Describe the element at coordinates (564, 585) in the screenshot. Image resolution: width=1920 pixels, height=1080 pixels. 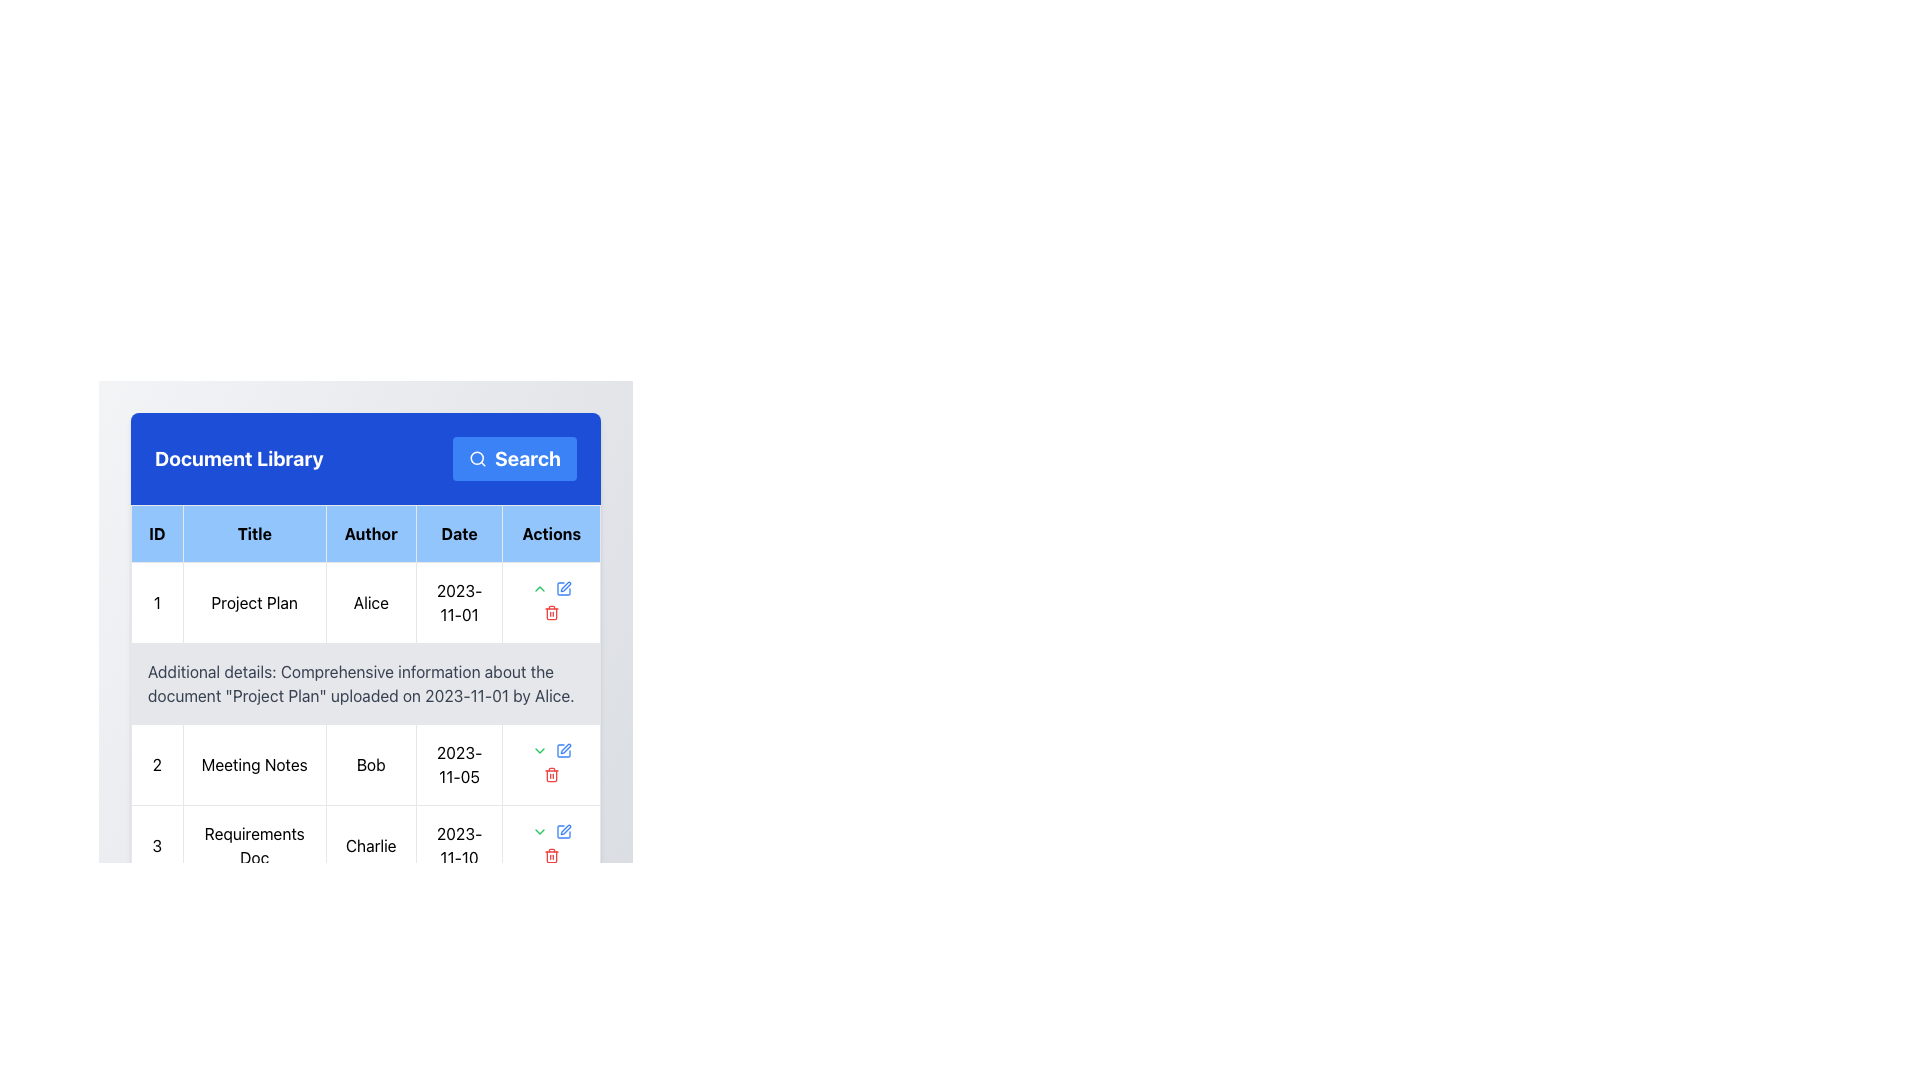
I see `the pen icon in the 'Actions' column of the second row in the 'Document Library' table` at that location.